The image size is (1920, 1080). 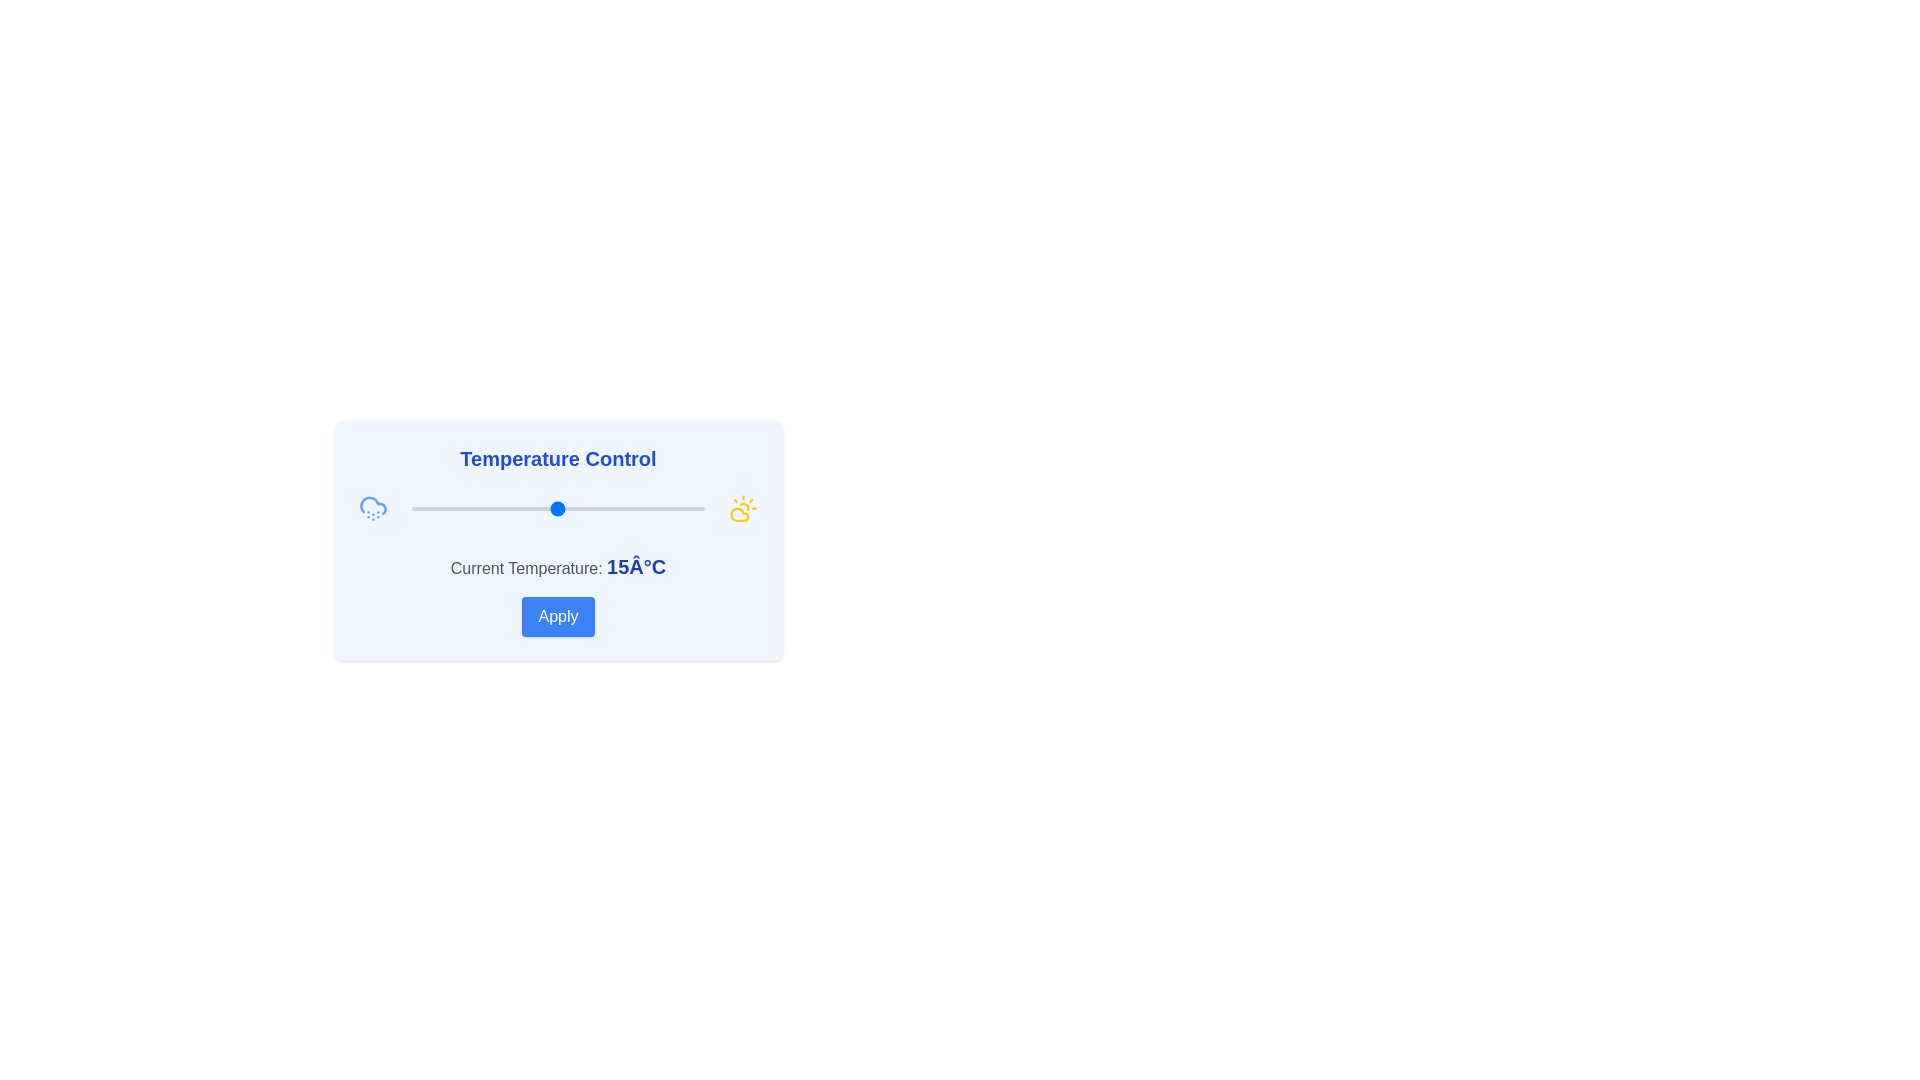 I want to click on the temperature to 7°C using the slider, so click(x=511, y=508).